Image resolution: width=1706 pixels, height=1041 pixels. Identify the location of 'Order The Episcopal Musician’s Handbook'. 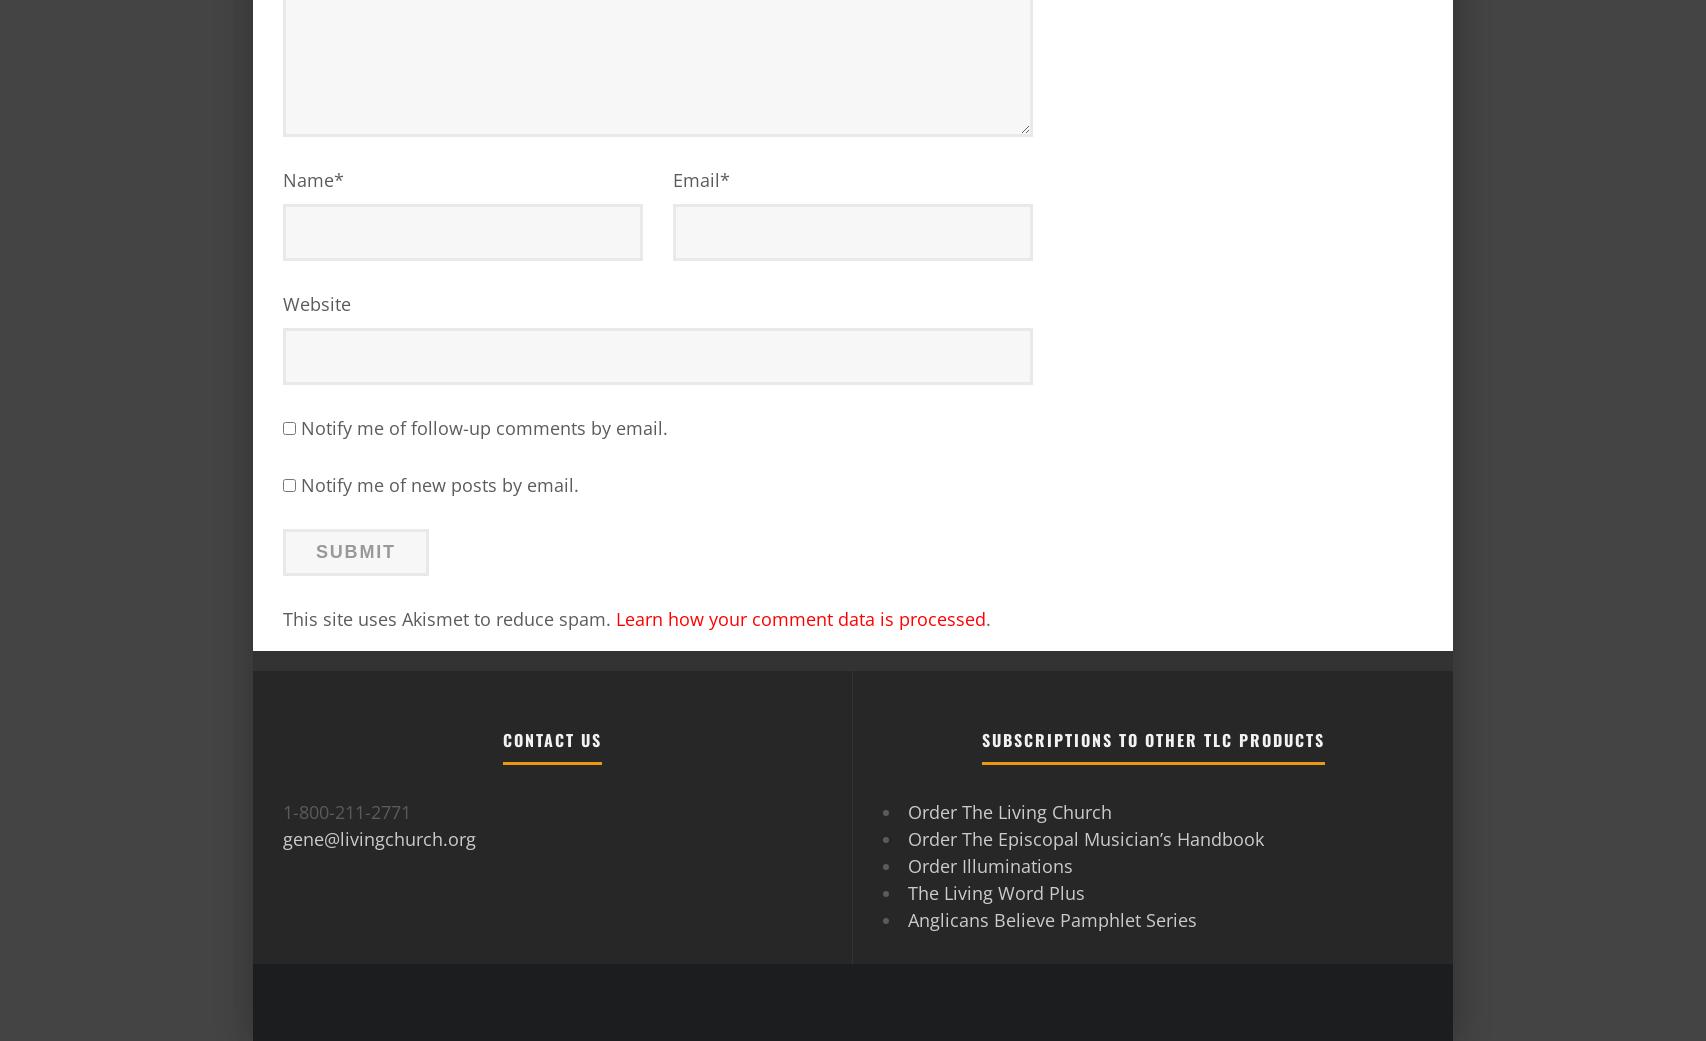
(1086, 837).